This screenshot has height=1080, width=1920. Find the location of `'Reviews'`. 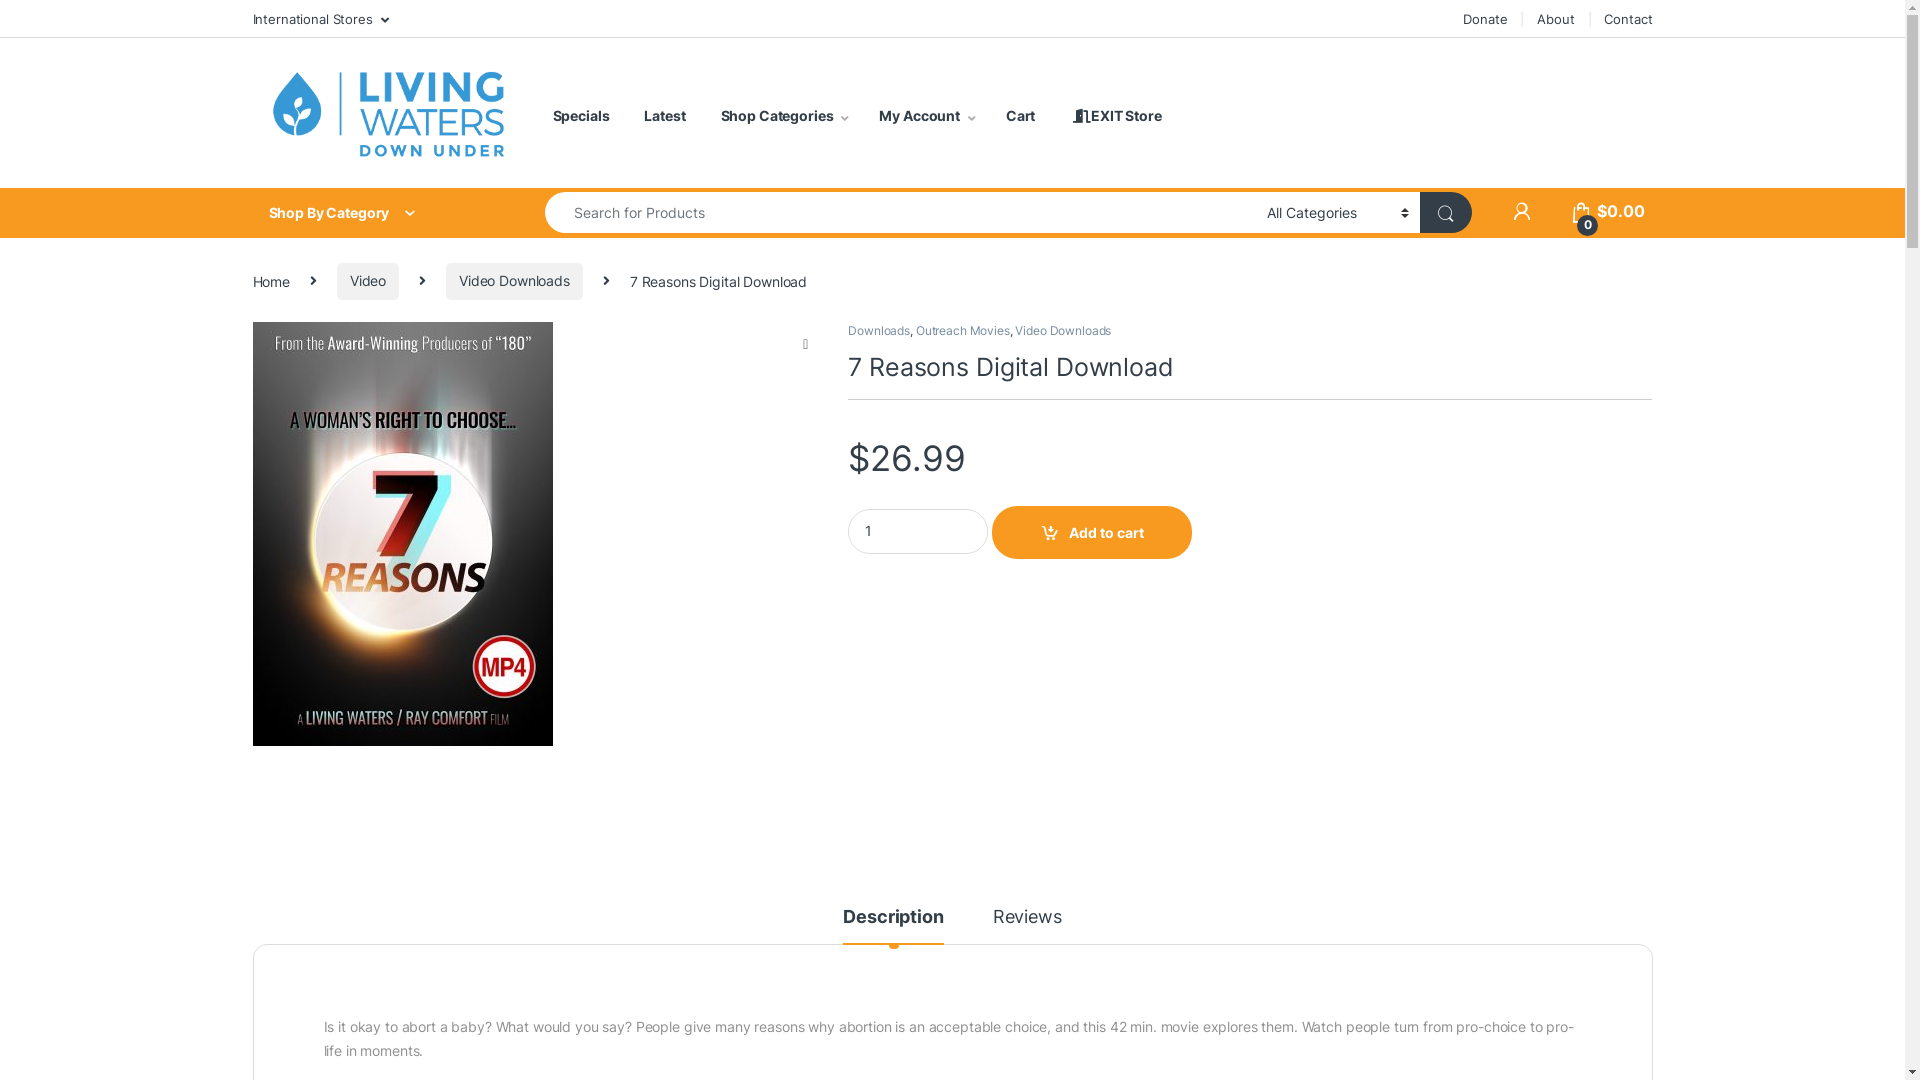

'Reviews' is located at coordinates (993, 925).